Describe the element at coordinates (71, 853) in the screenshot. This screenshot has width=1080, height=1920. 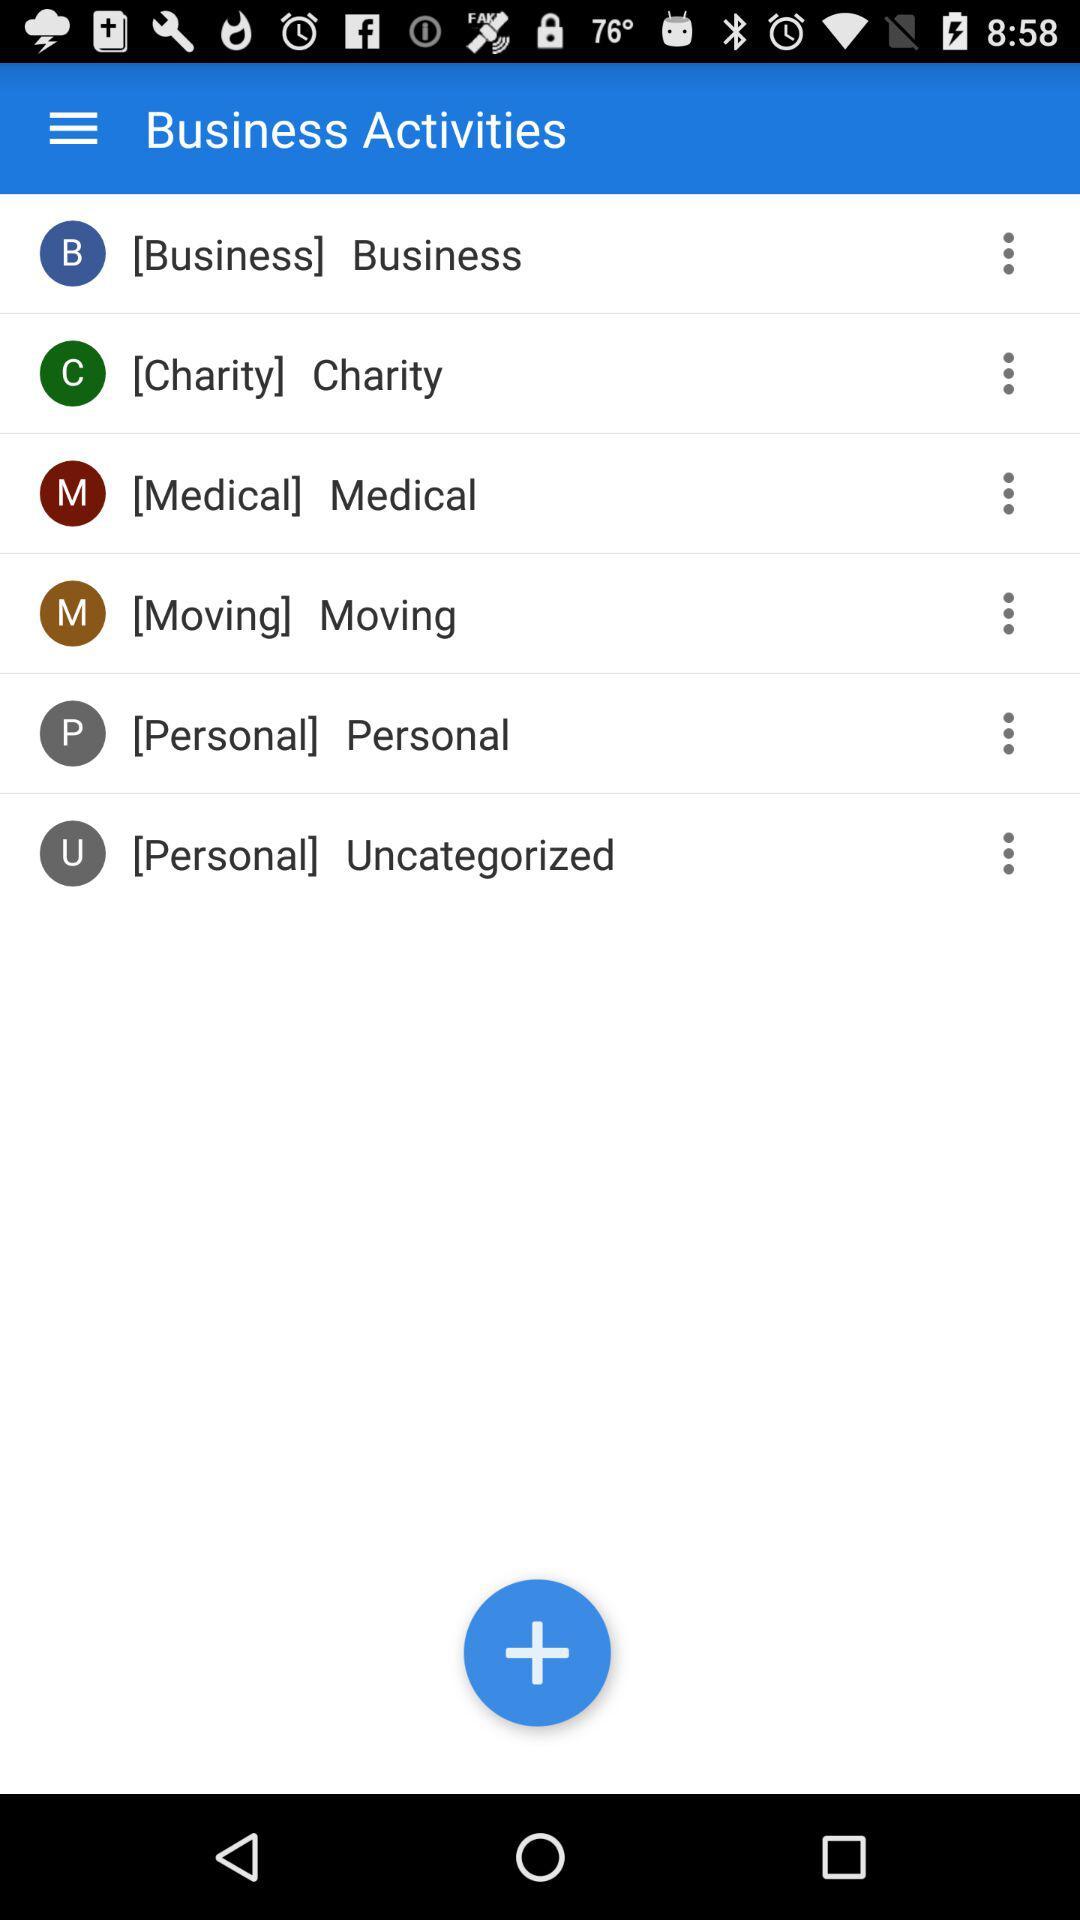
I see `icon below p app` at that location.